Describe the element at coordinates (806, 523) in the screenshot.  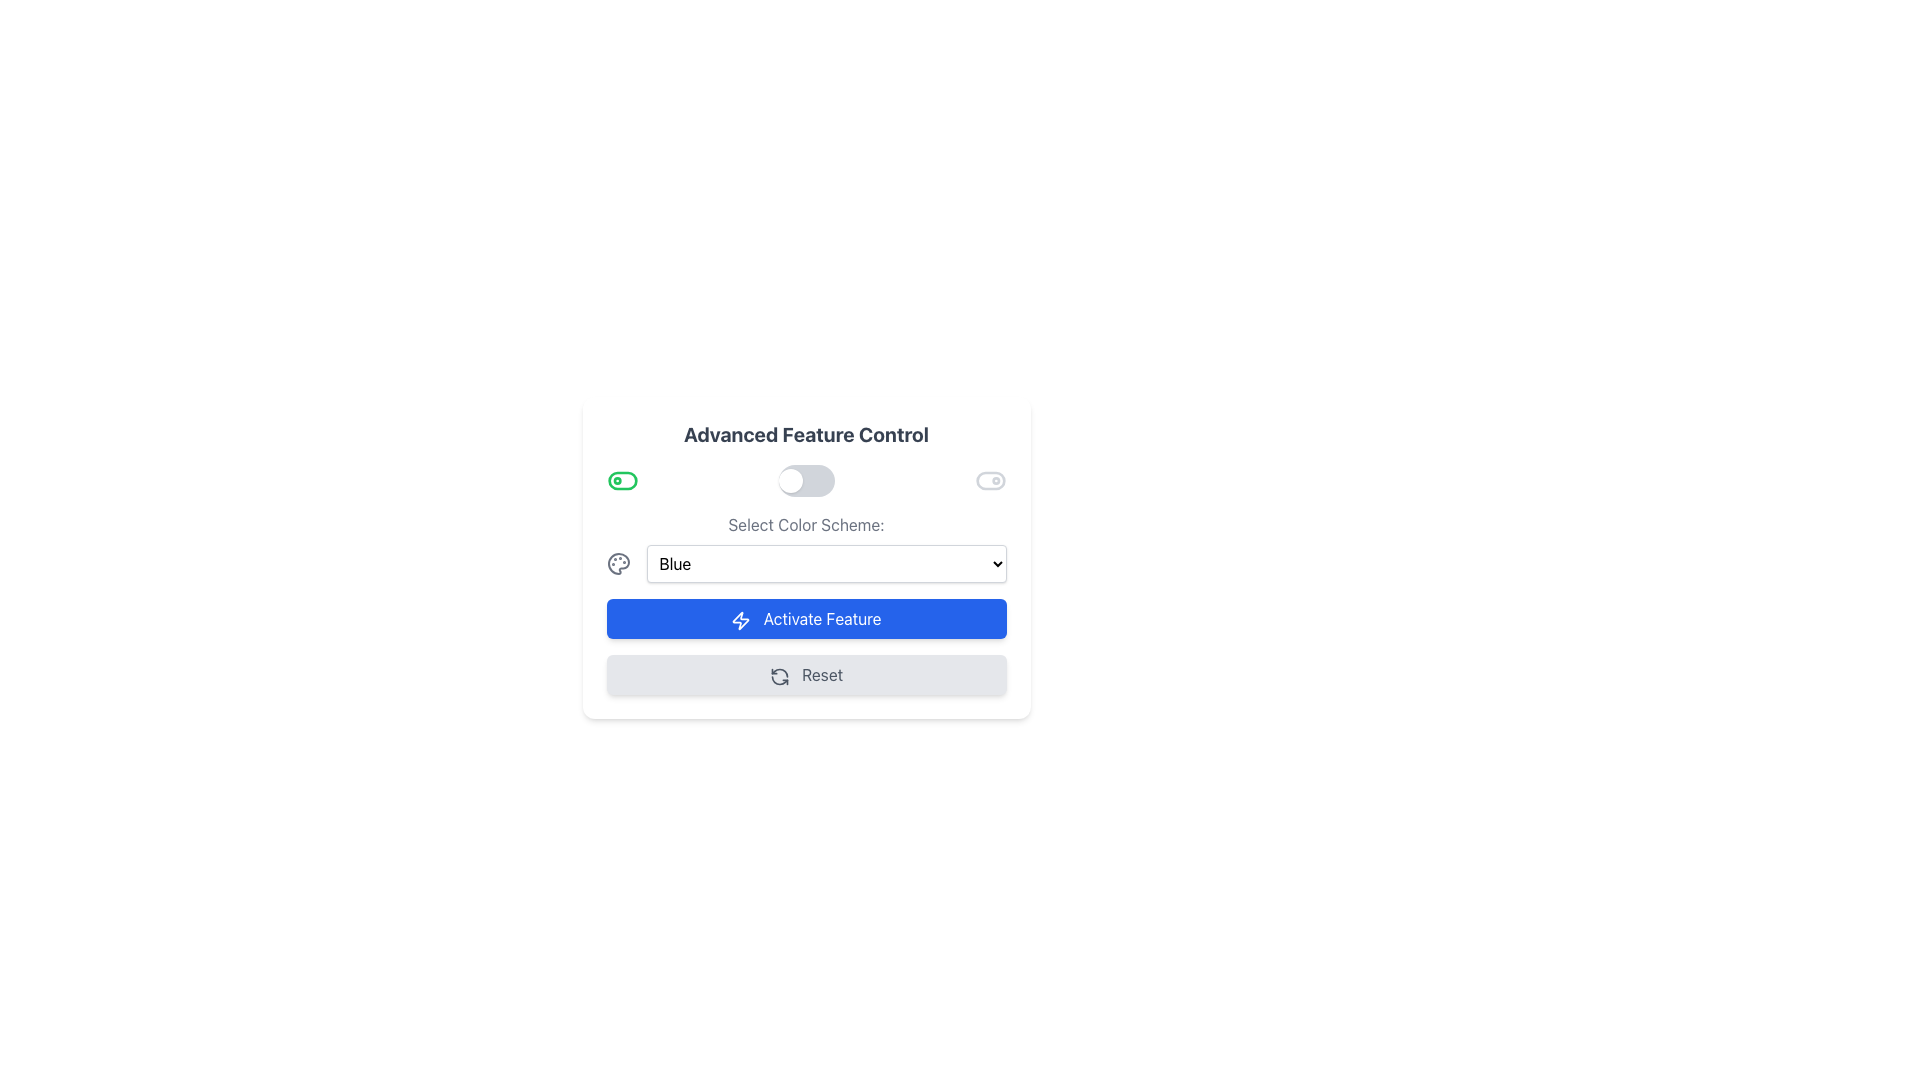
I see `the text label displaying 'Select Color Scheme:' which is styled in gray font and positioned above the dropdown menu for color scheme selection` at that location.